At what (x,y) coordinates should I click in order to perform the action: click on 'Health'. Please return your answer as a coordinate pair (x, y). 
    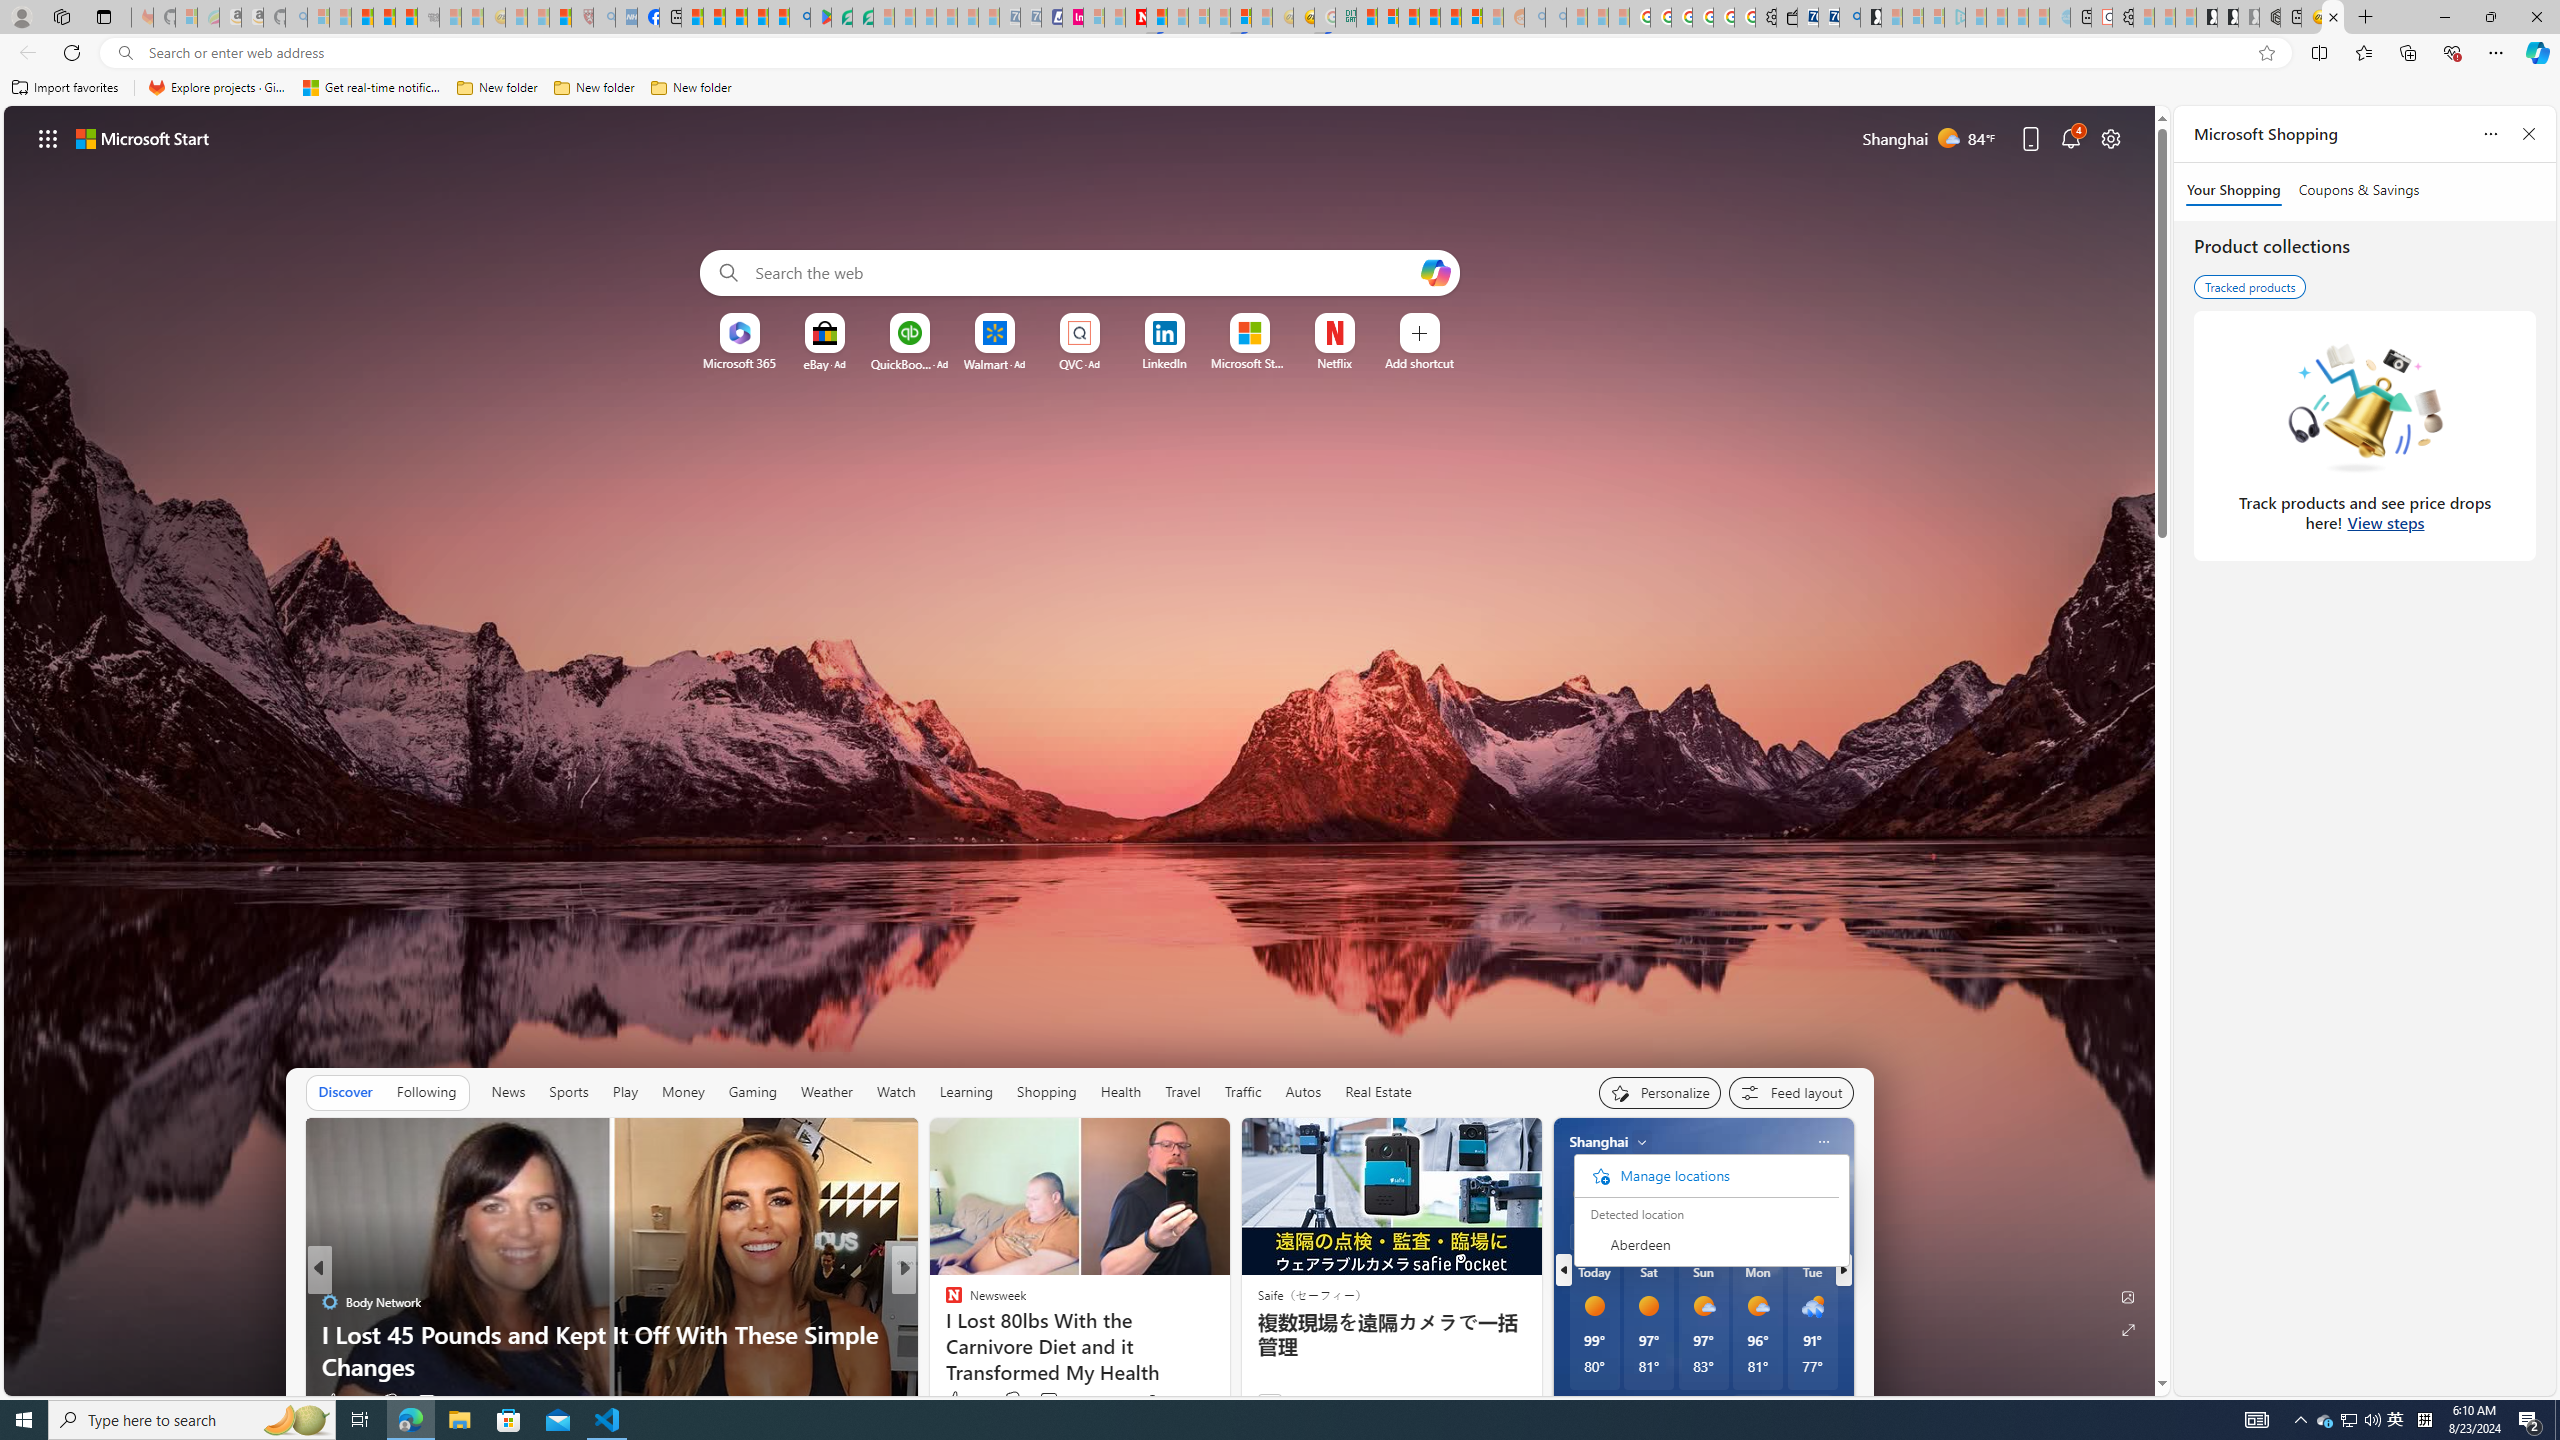
    Looking at the image, I should click on (1121, 1091).